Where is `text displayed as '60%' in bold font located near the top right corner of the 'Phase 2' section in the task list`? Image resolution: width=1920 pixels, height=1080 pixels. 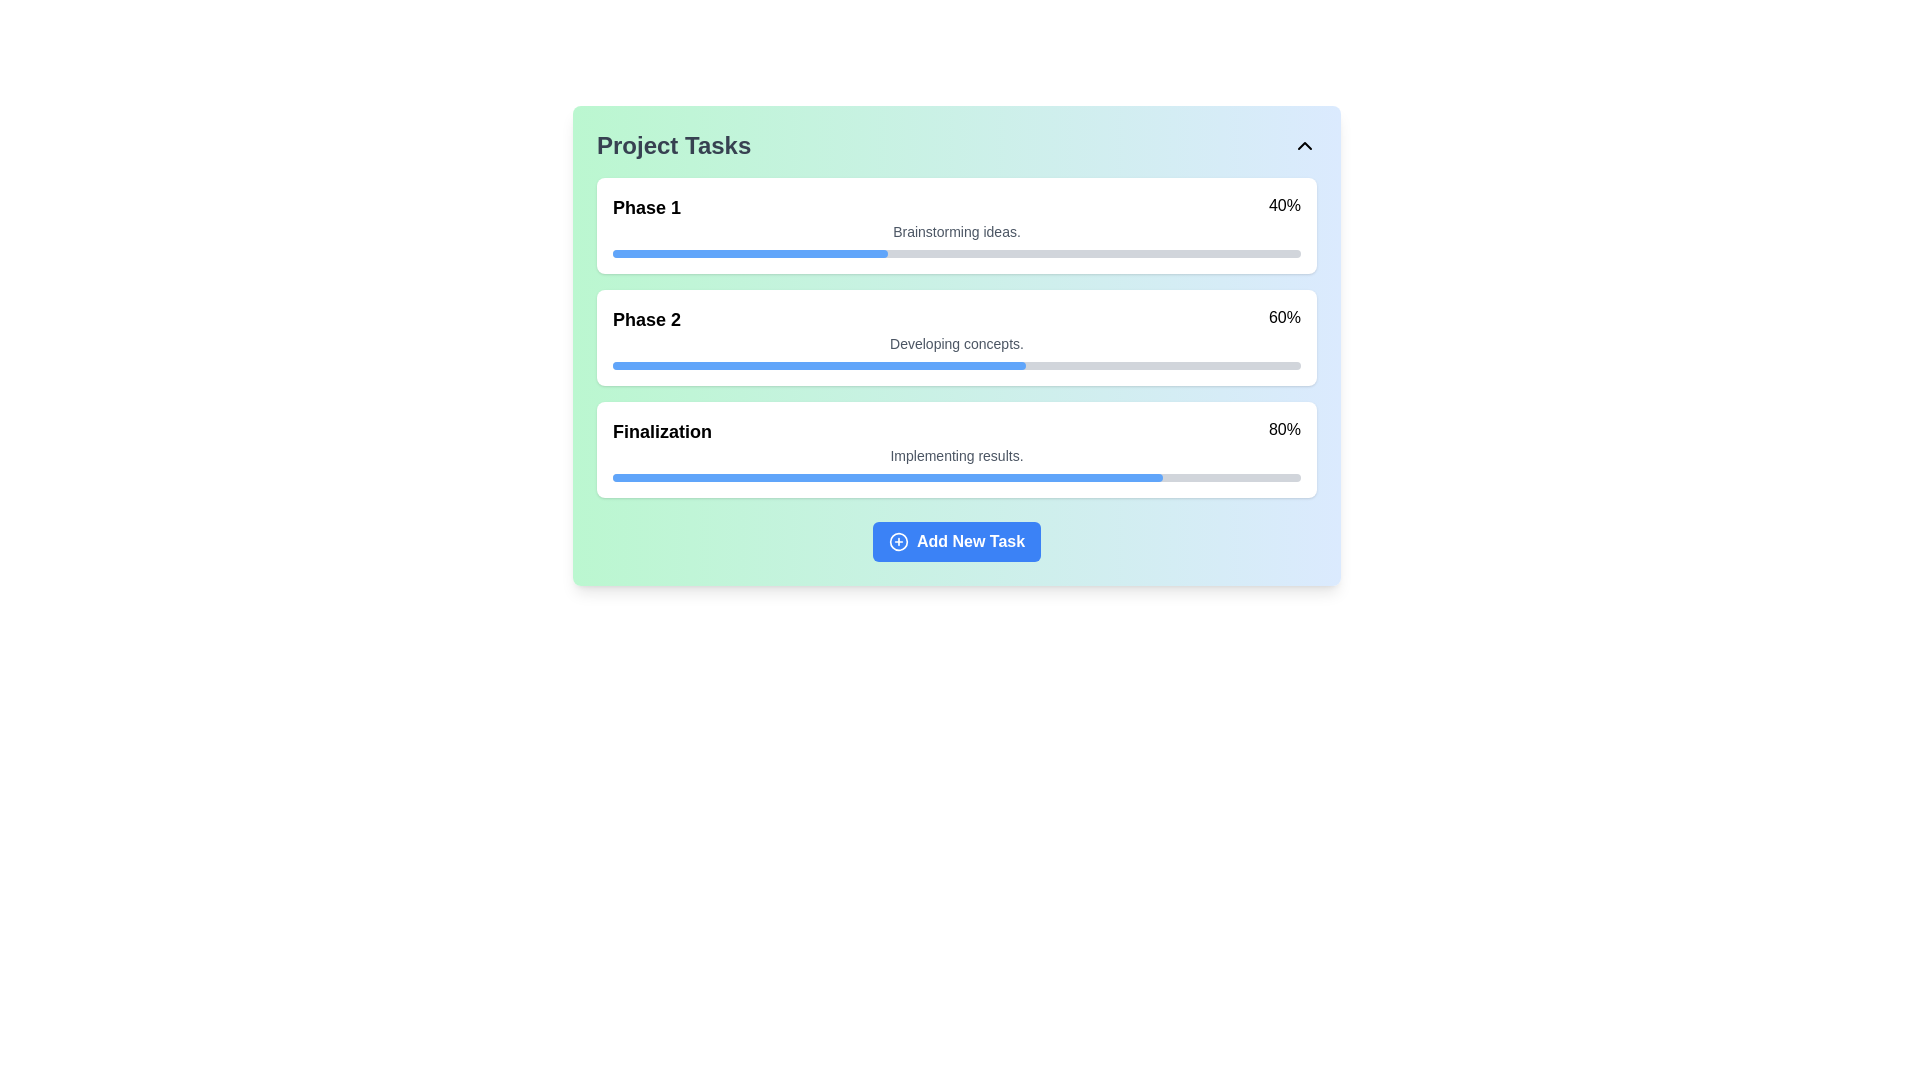
text displayed as '60%' in bold font located near the top right corner of the 'Phase 2' section in the task list is located at coordinates (1285, 319).